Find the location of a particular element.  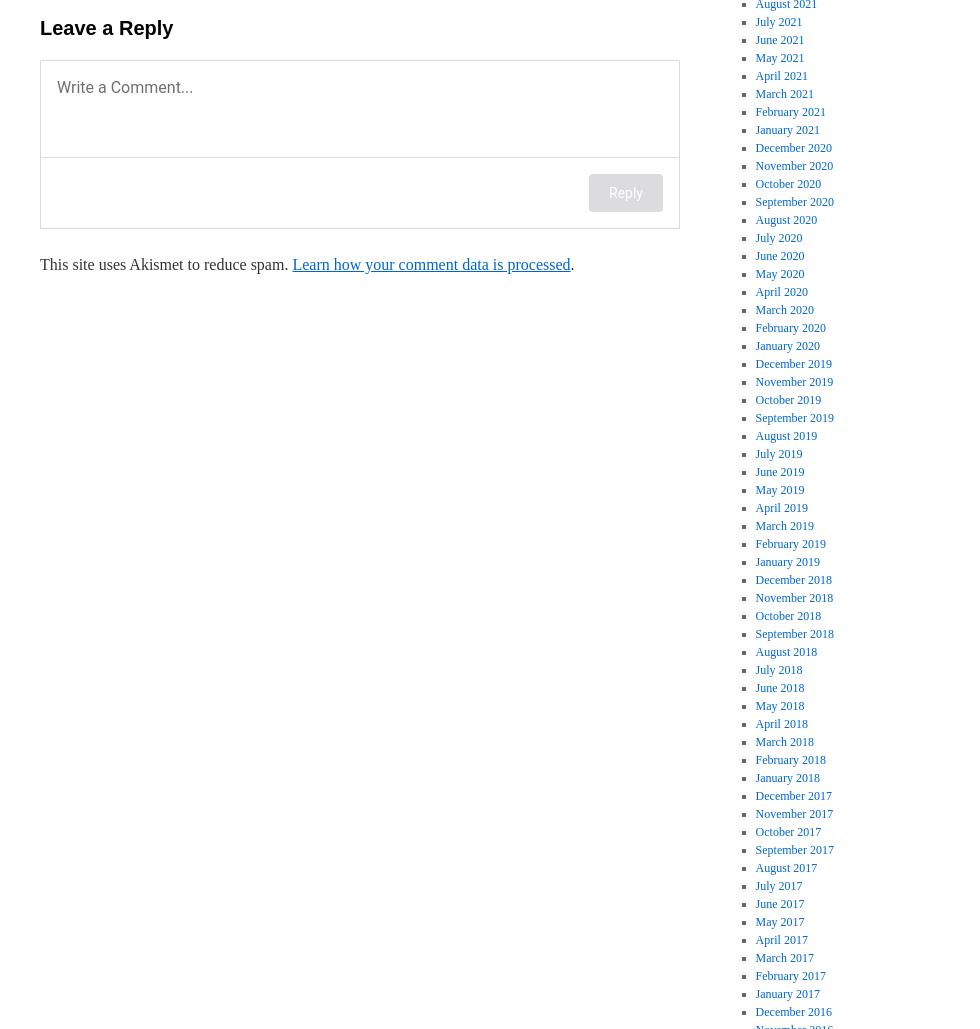

'October 2020' is located at coordinates (754, 183).